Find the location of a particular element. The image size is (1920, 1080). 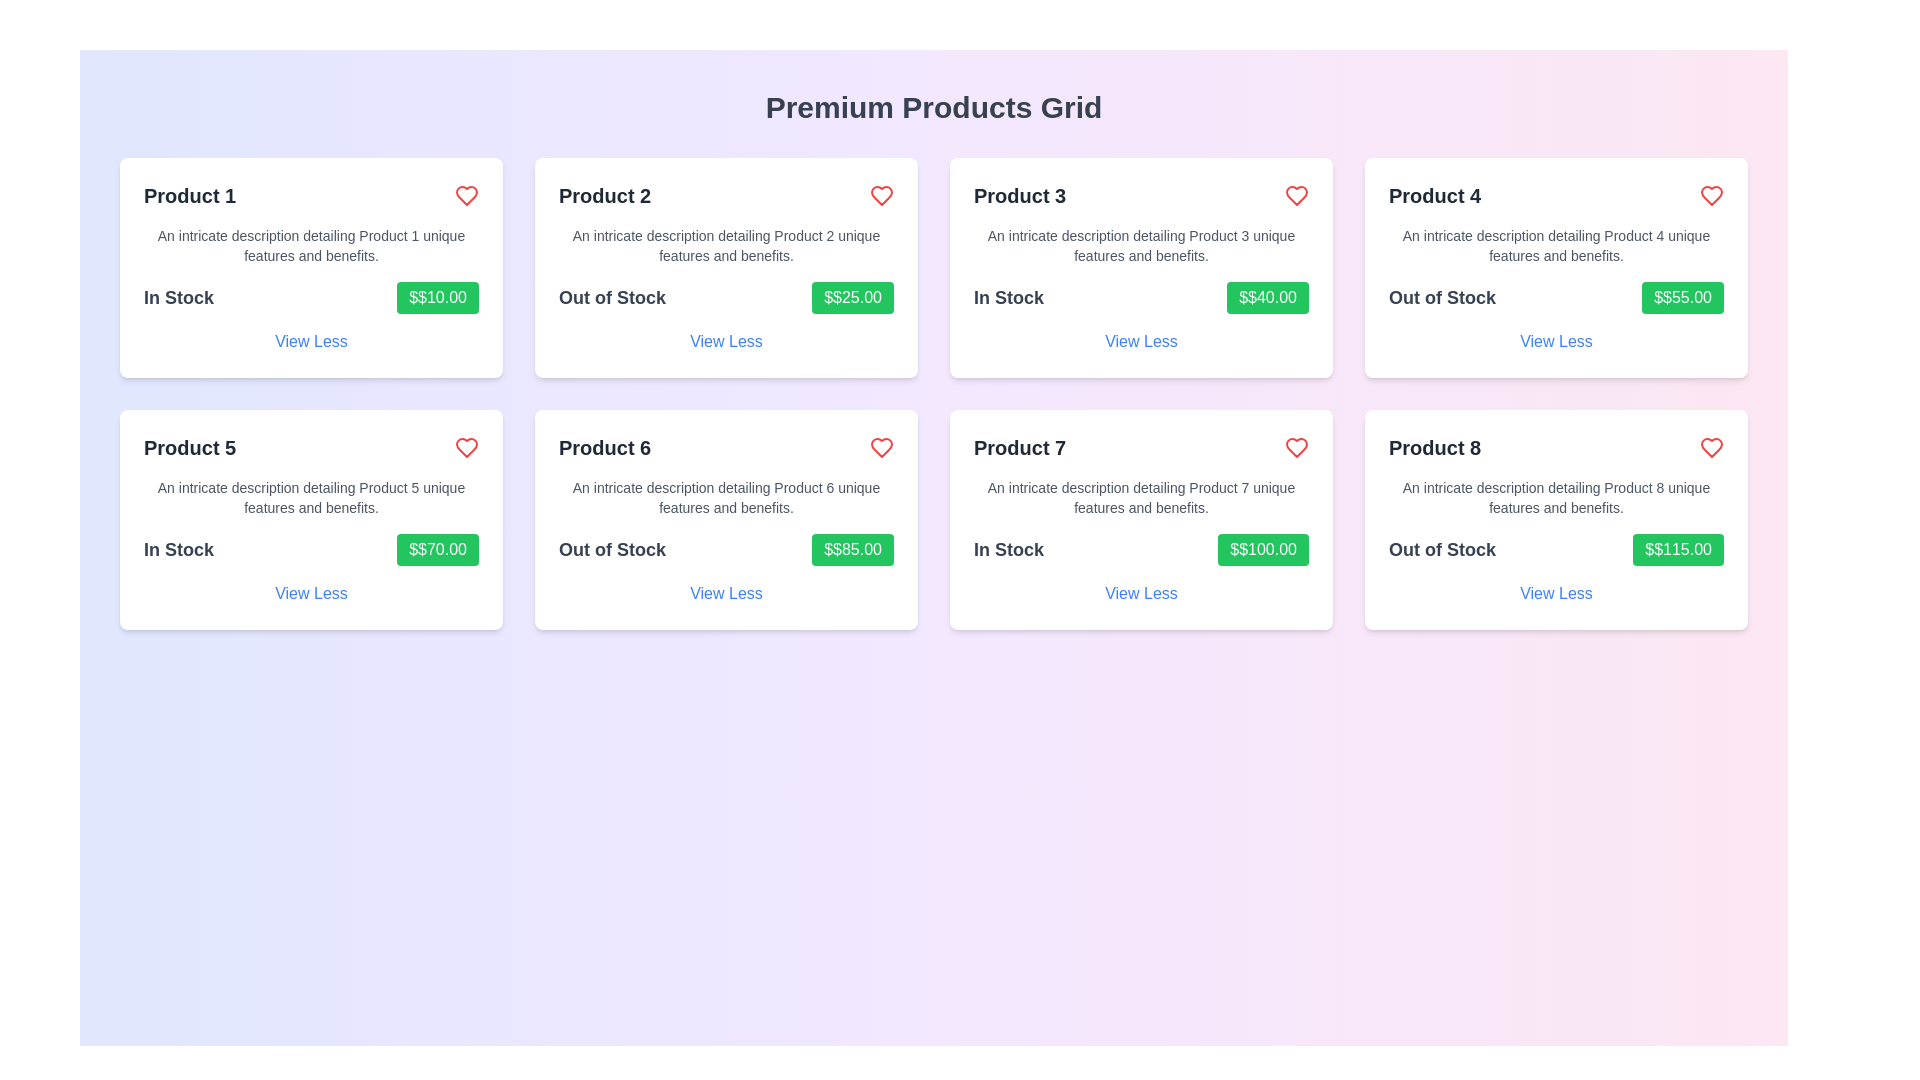

the text label displaying 'Product 2' in bold, larger-sized gray font, located near the top-left corner of the second card in the first row of a grid layout is located at coordinates (604, 196).